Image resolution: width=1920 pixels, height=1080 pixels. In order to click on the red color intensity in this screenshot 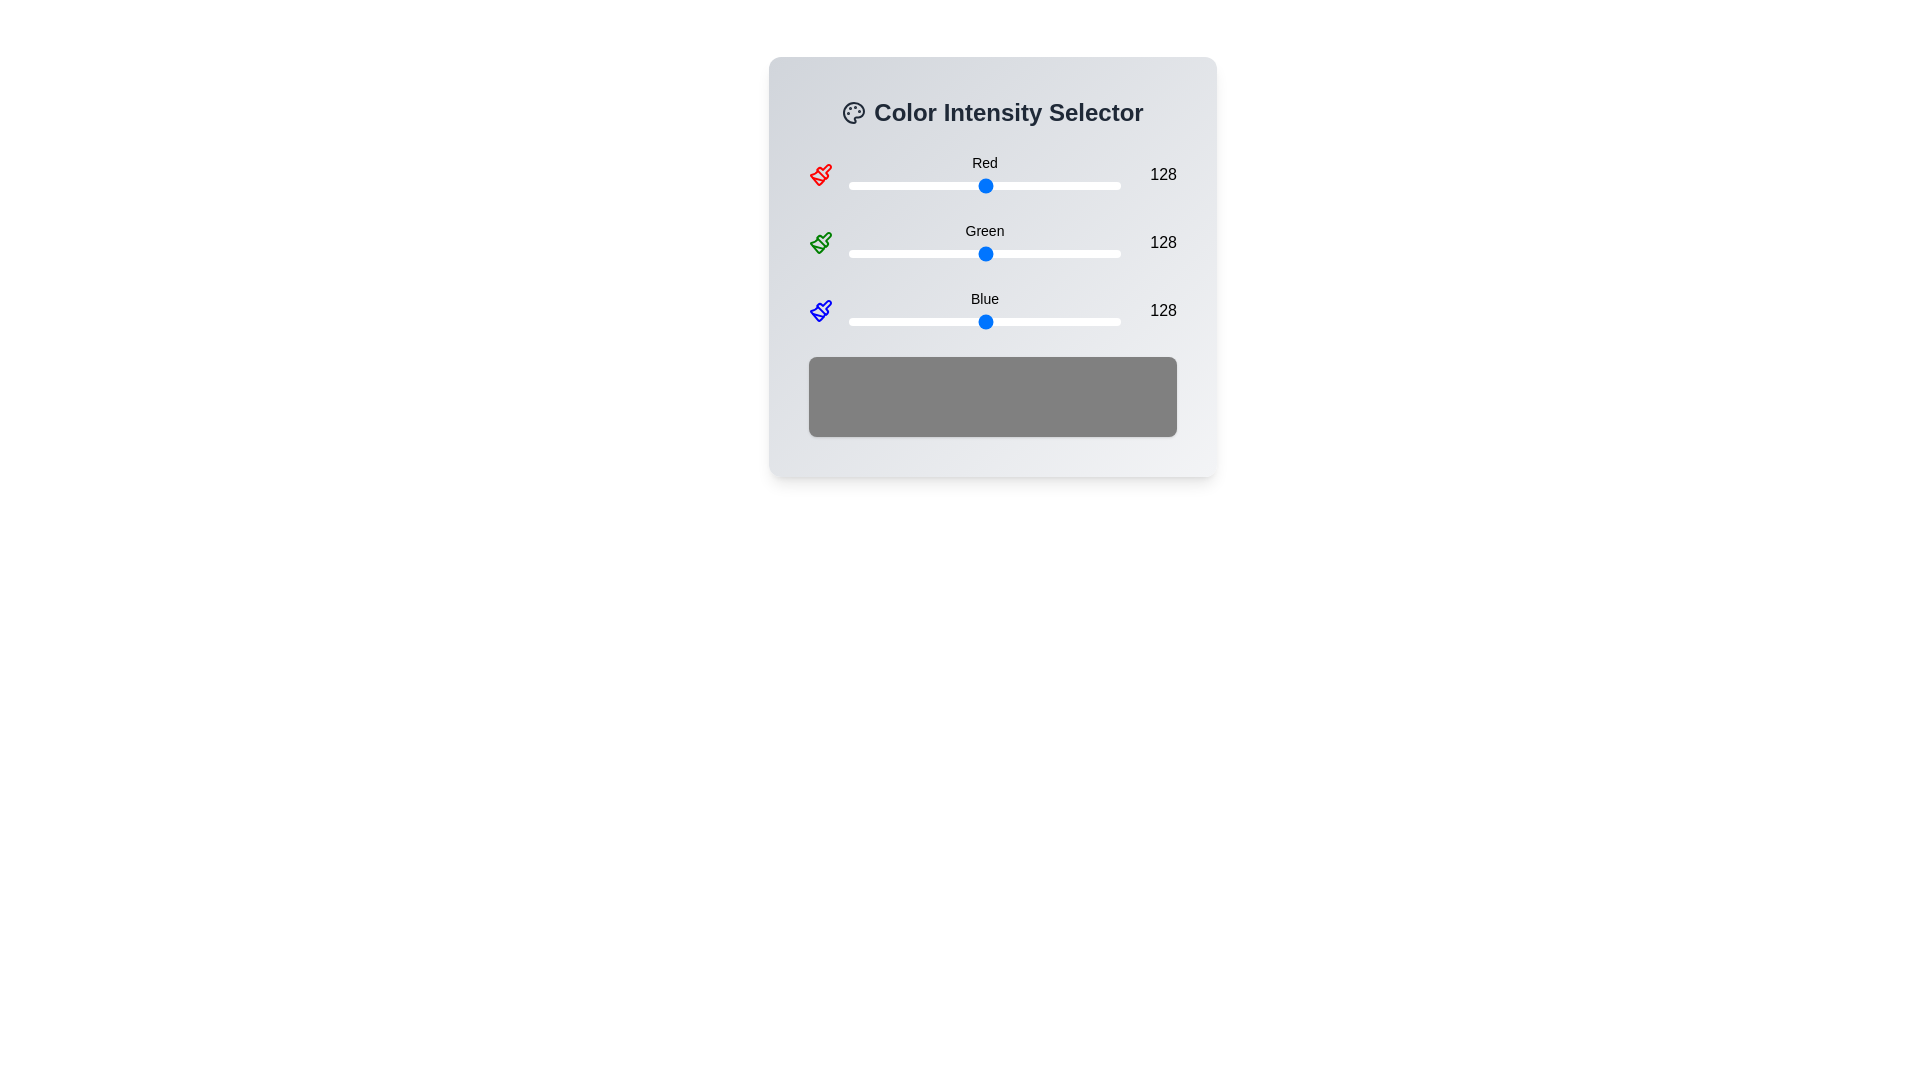, I will do `click(887, 185)`.